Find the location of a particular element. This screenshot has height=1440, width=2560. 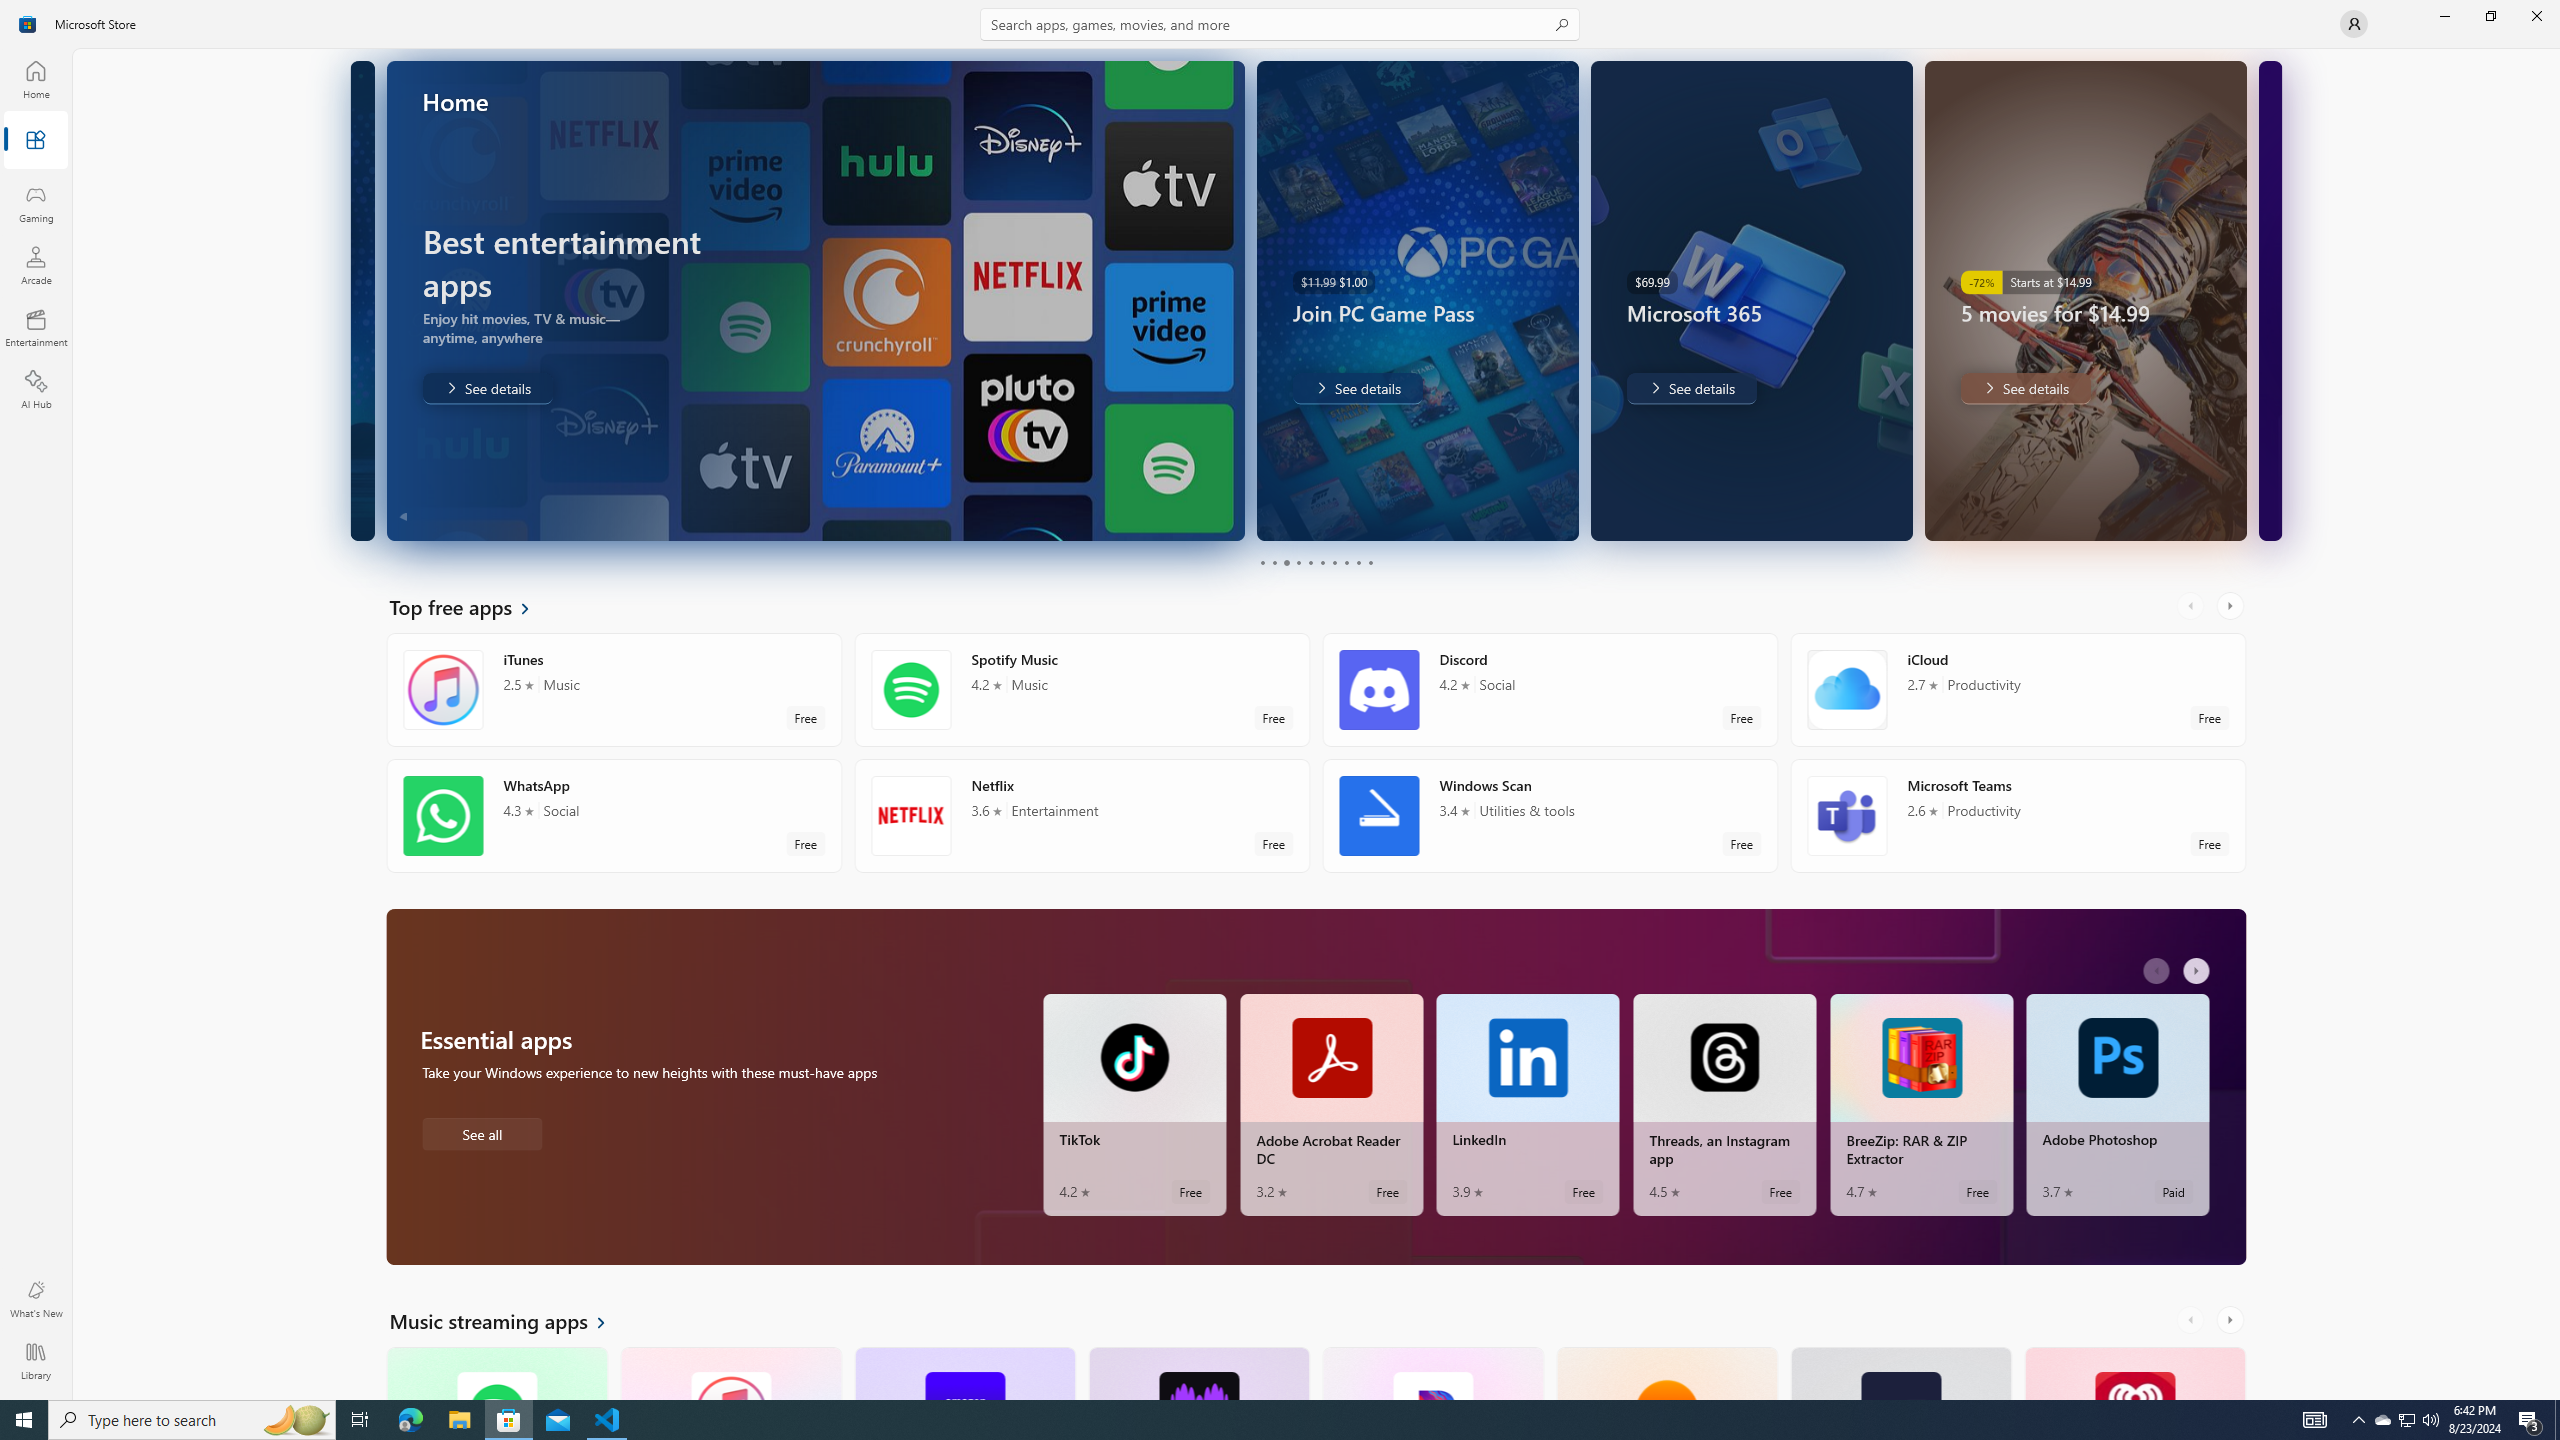

'AutomationID: RightScrollButton' is located at coordinates (2231, 1320).